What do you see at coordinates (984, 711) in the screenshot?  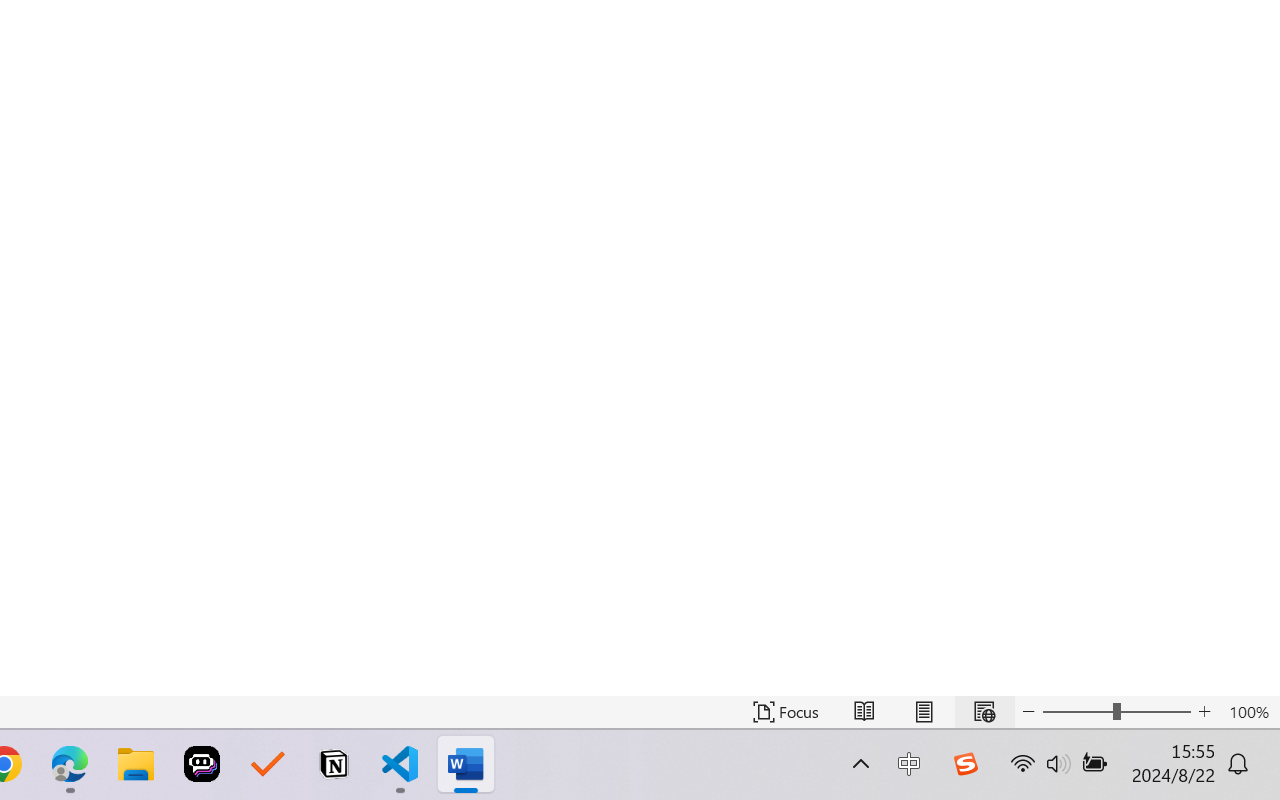 I see `'Web Layout'` at bounding box center [984, 711].